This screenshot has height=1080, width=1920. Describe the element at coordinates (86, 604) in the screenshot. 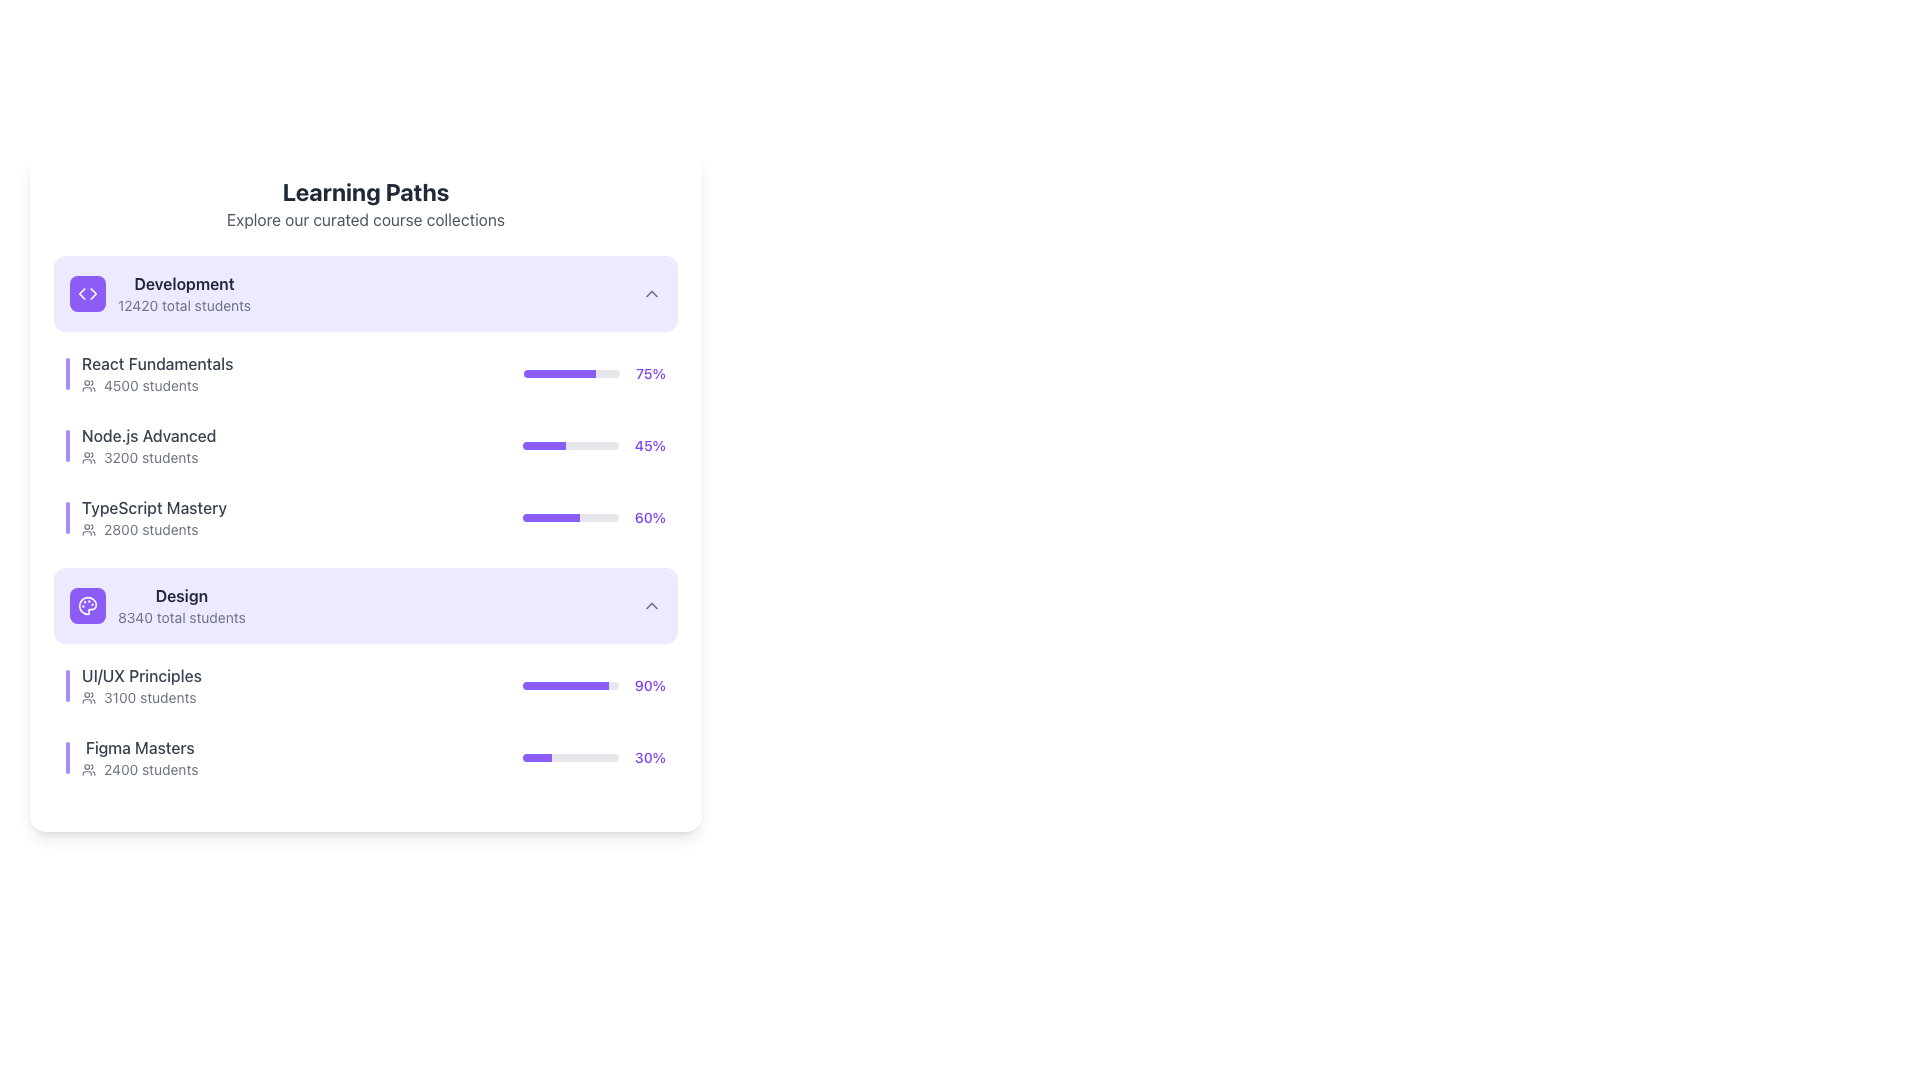

I see `the palette icon with a violet background and white foreground located in the 'Design' category, positioned to the left of the text 'Design'` at that location.